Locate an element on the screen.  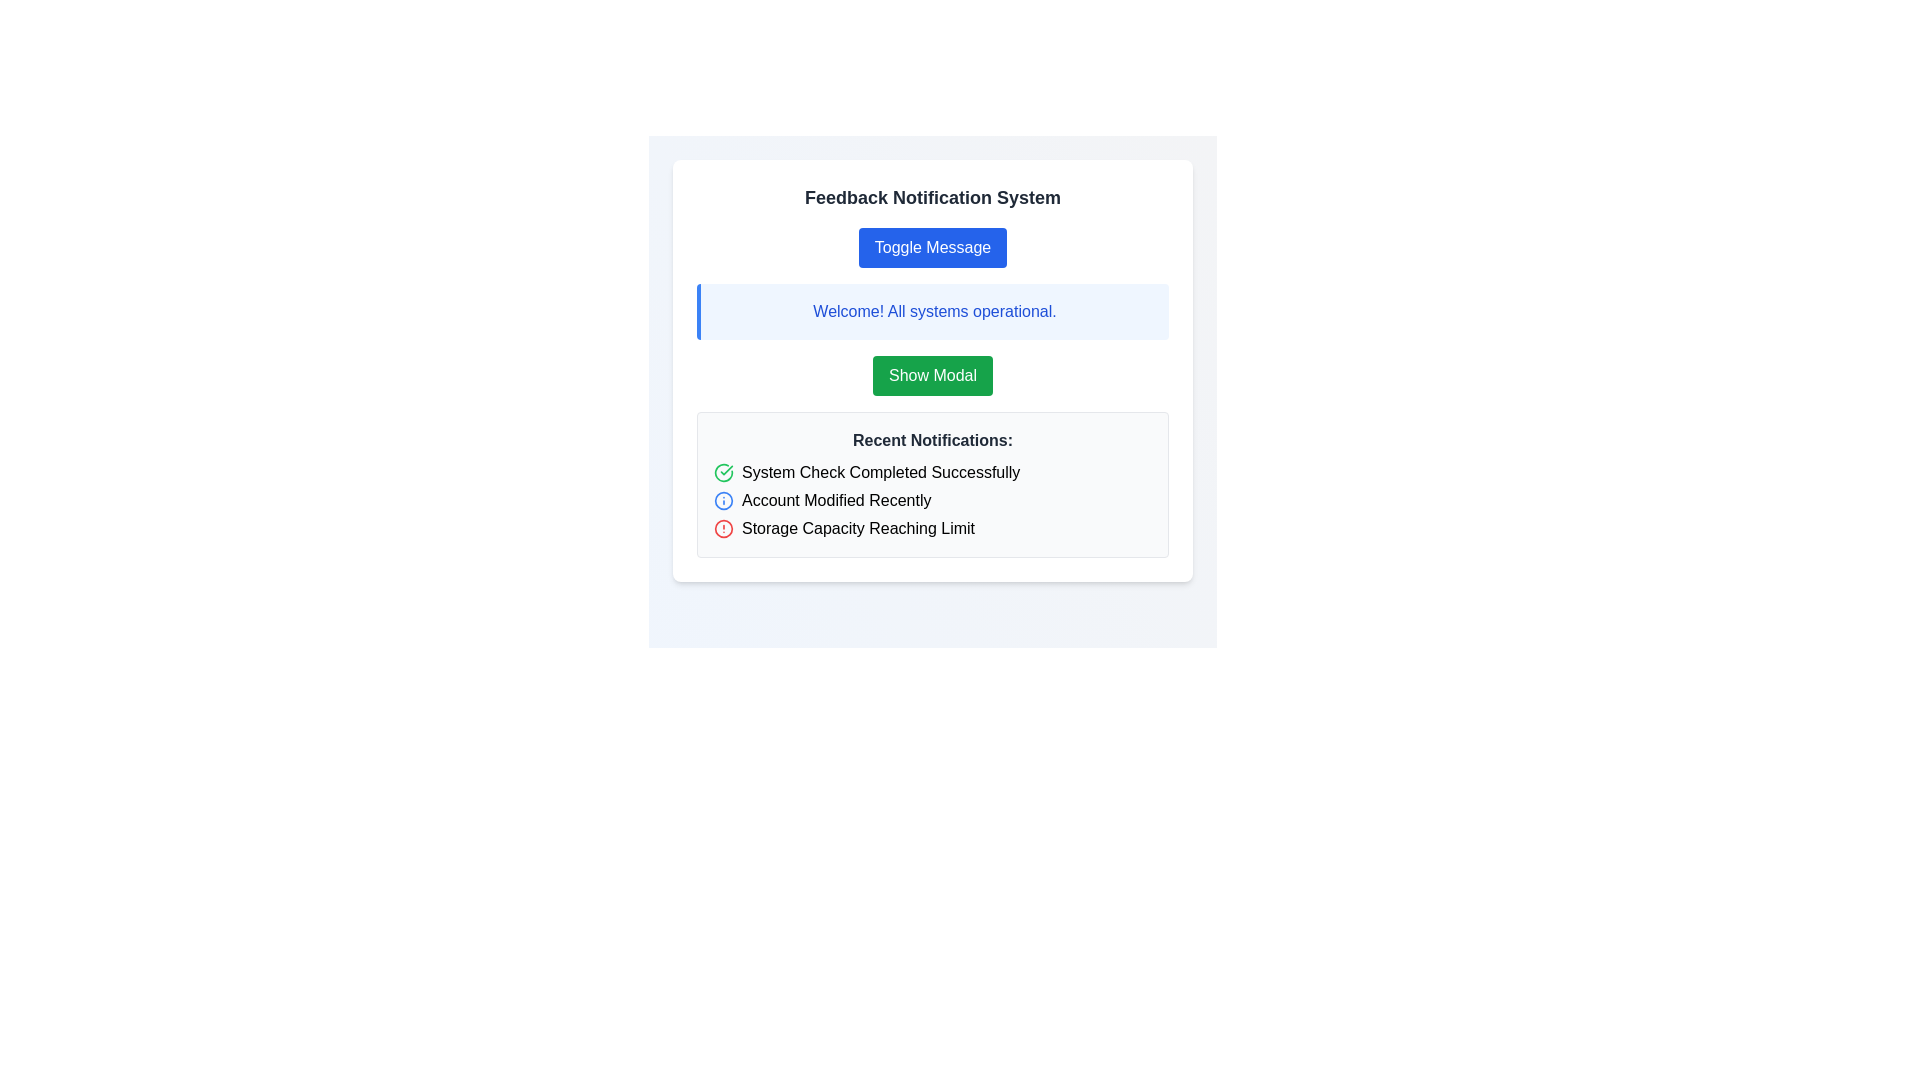
the Text header located at the top of the card structure, which serves as an identifier for the overall content of the card is located at coordinates (931, 197).